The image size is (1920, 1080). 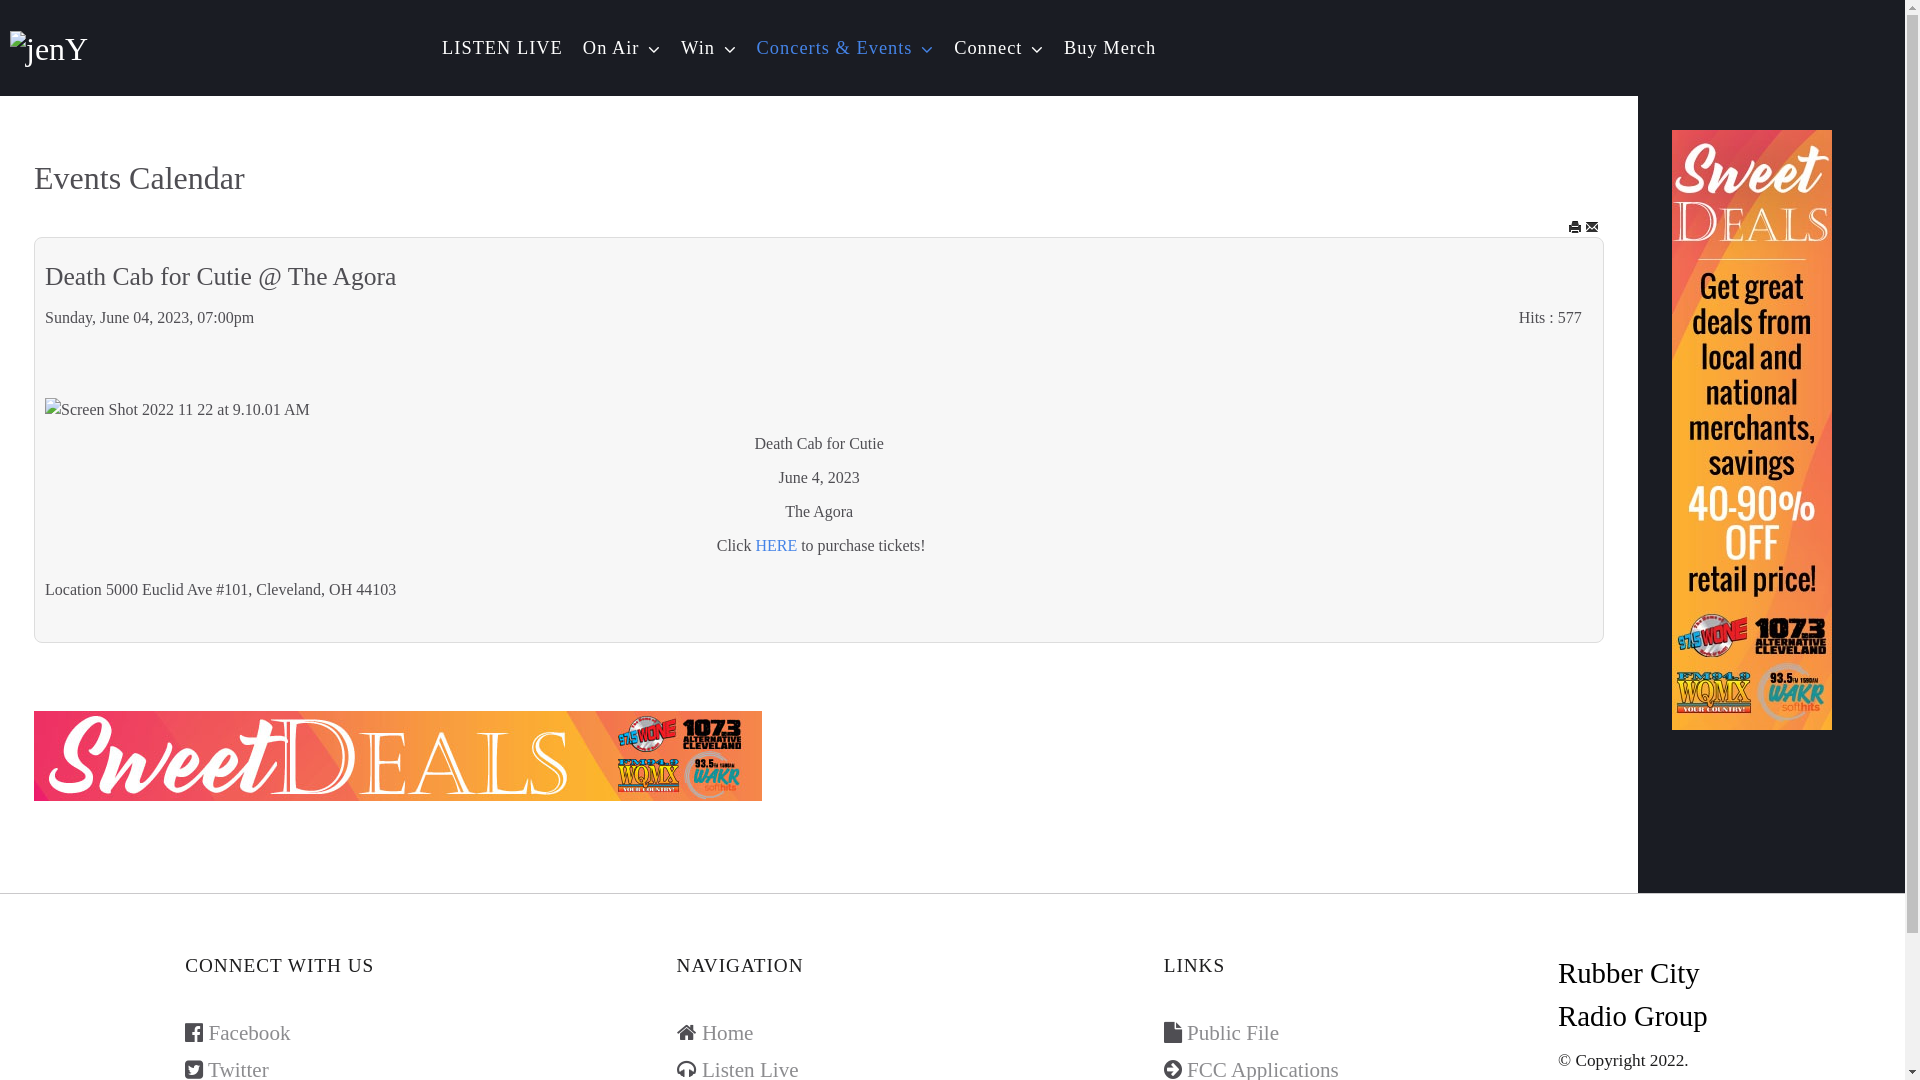 I want to click on 'Connect', so click(x=998, y=46).